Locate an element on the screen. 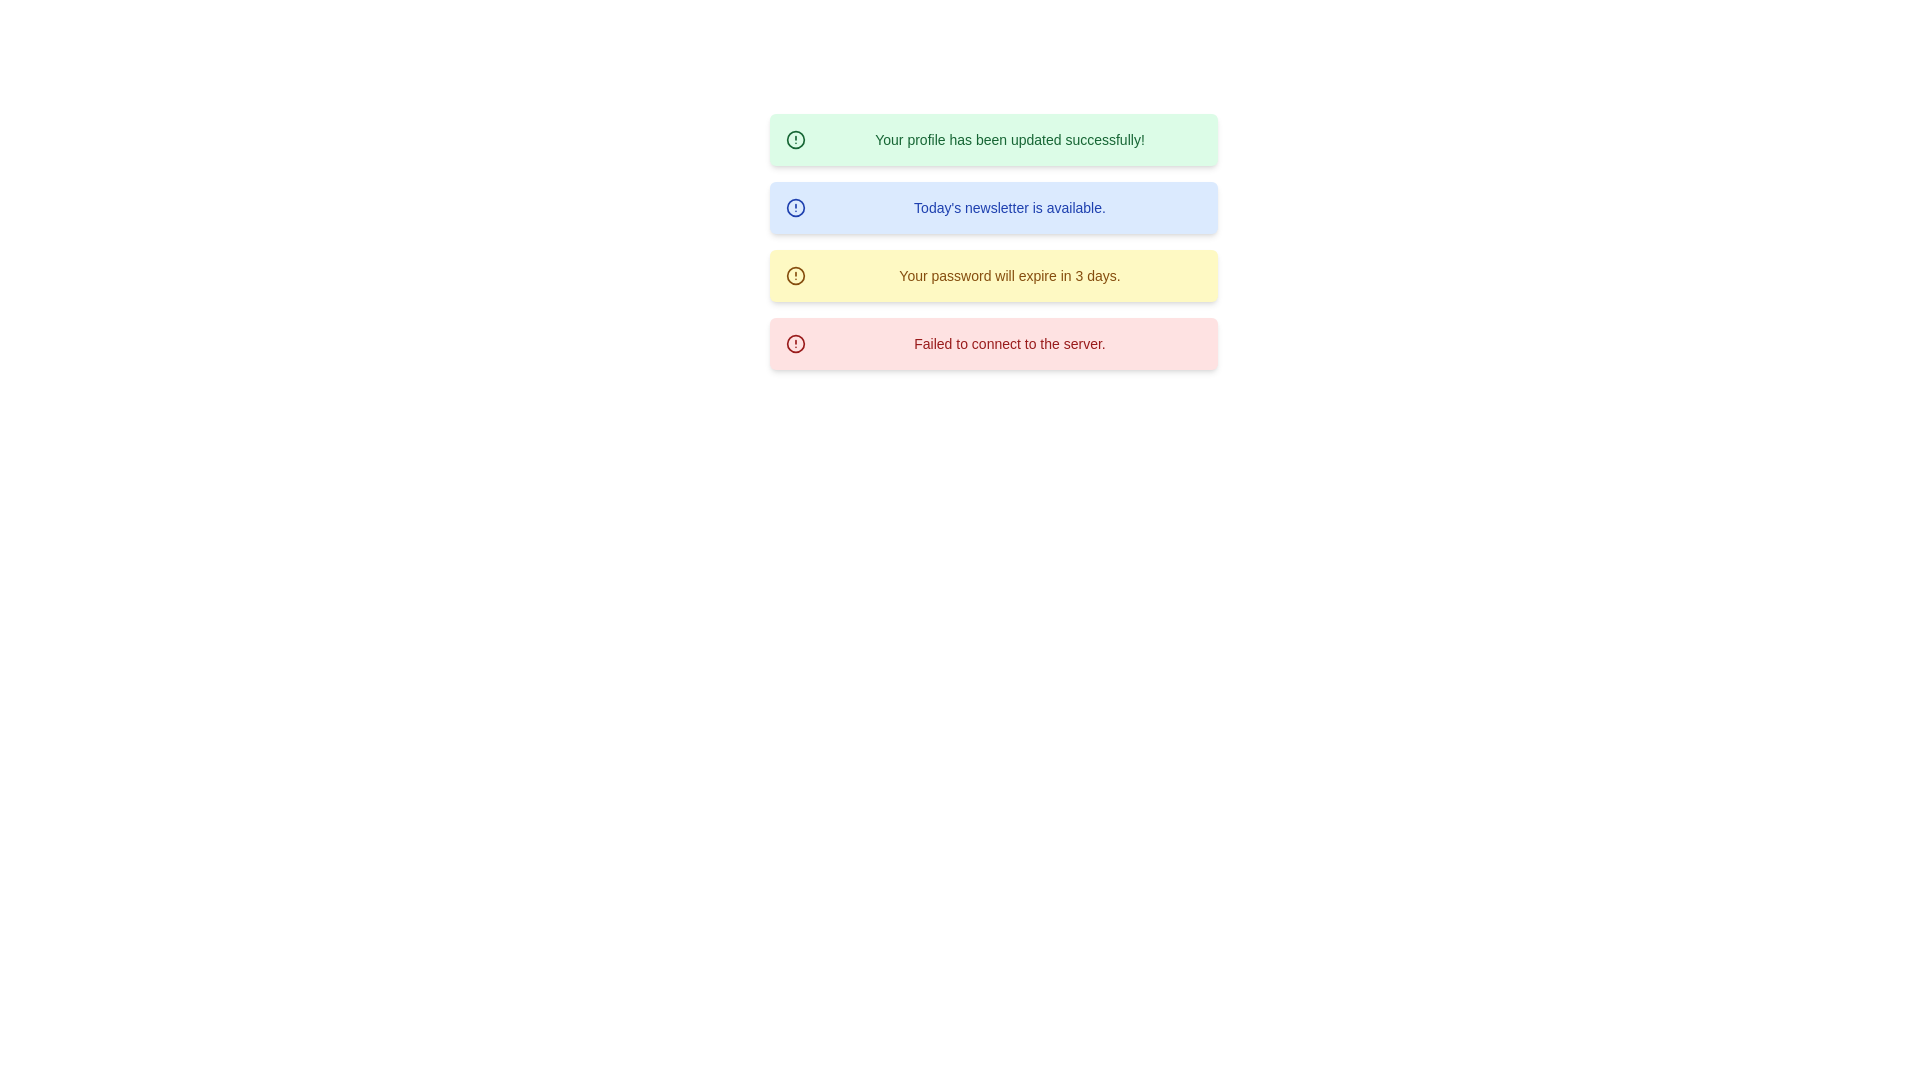  the Notification Box that displays the message 'Failed to connect to the server.' is located at coordinates (993, 342).